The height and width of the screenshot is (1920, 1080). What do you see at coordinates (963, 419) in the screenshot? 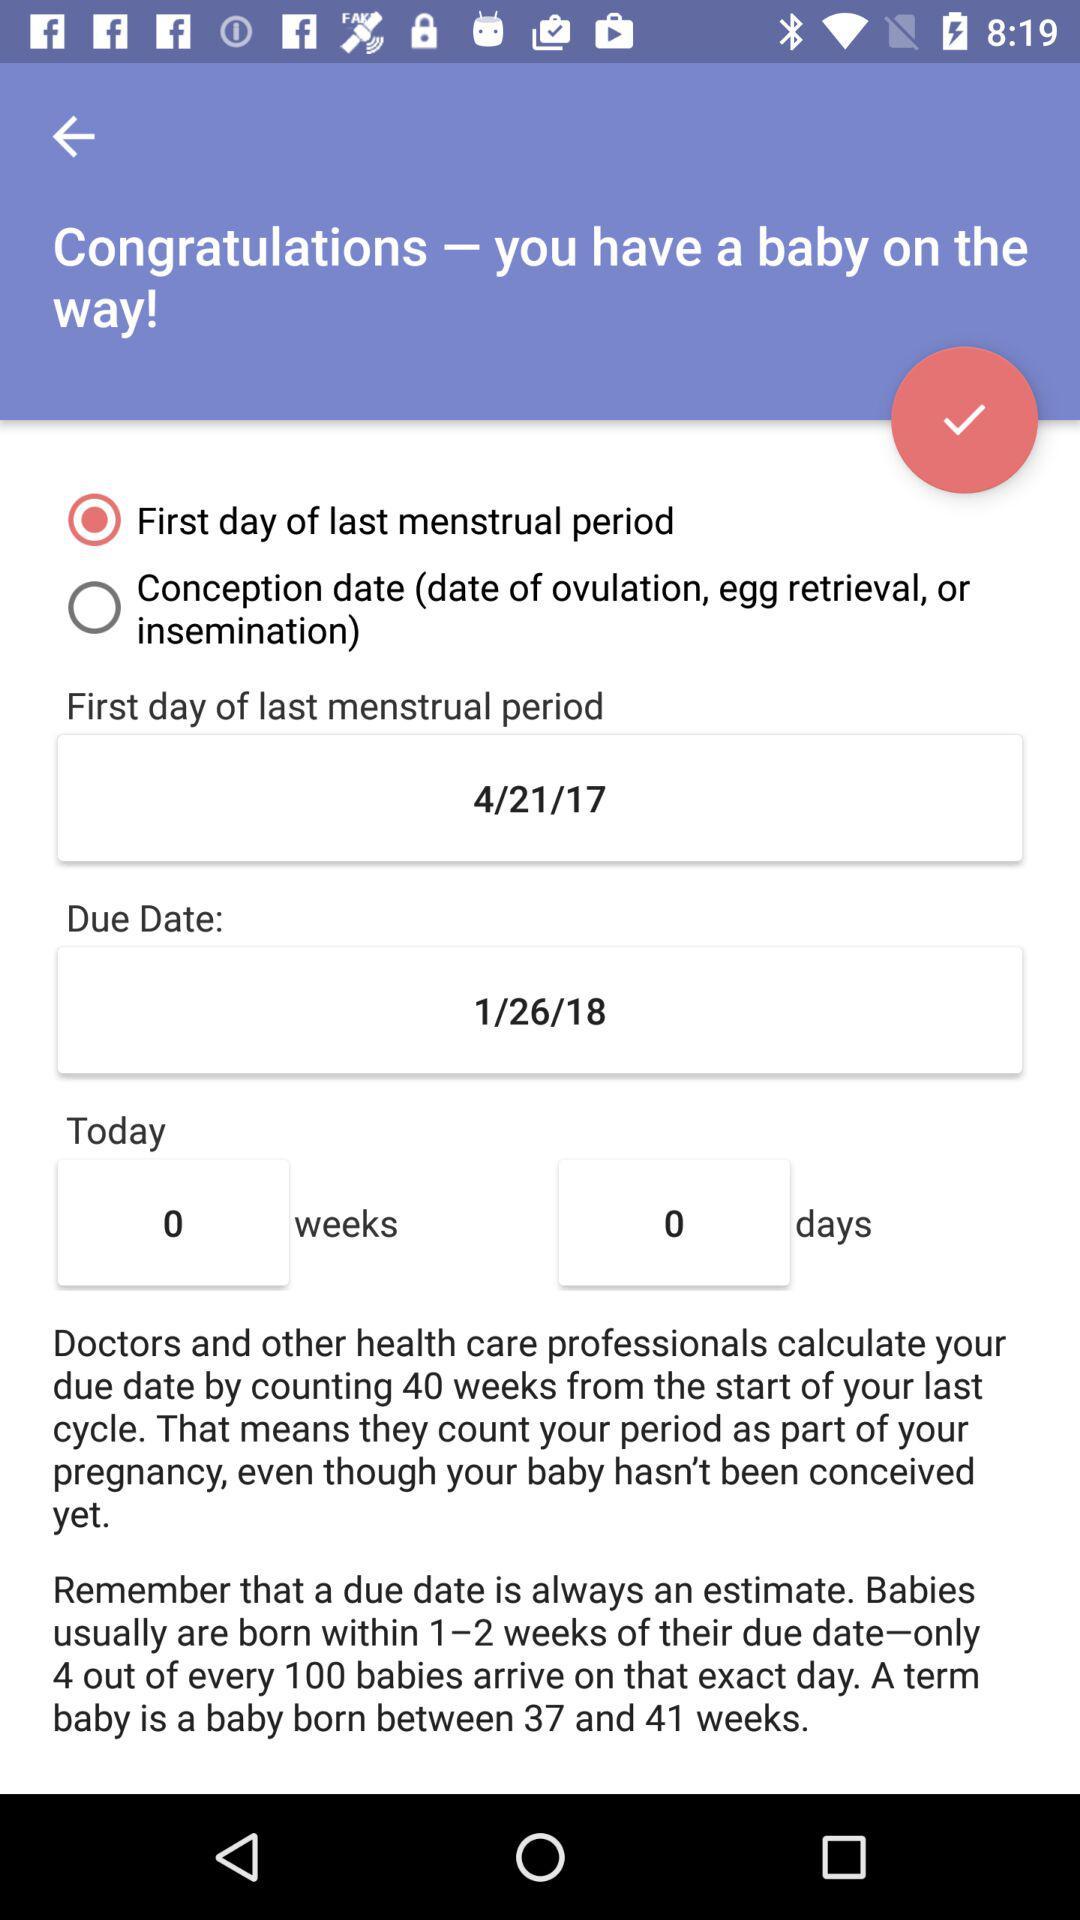
I see `icon at the top right corner` at bounding box center [963, 419].